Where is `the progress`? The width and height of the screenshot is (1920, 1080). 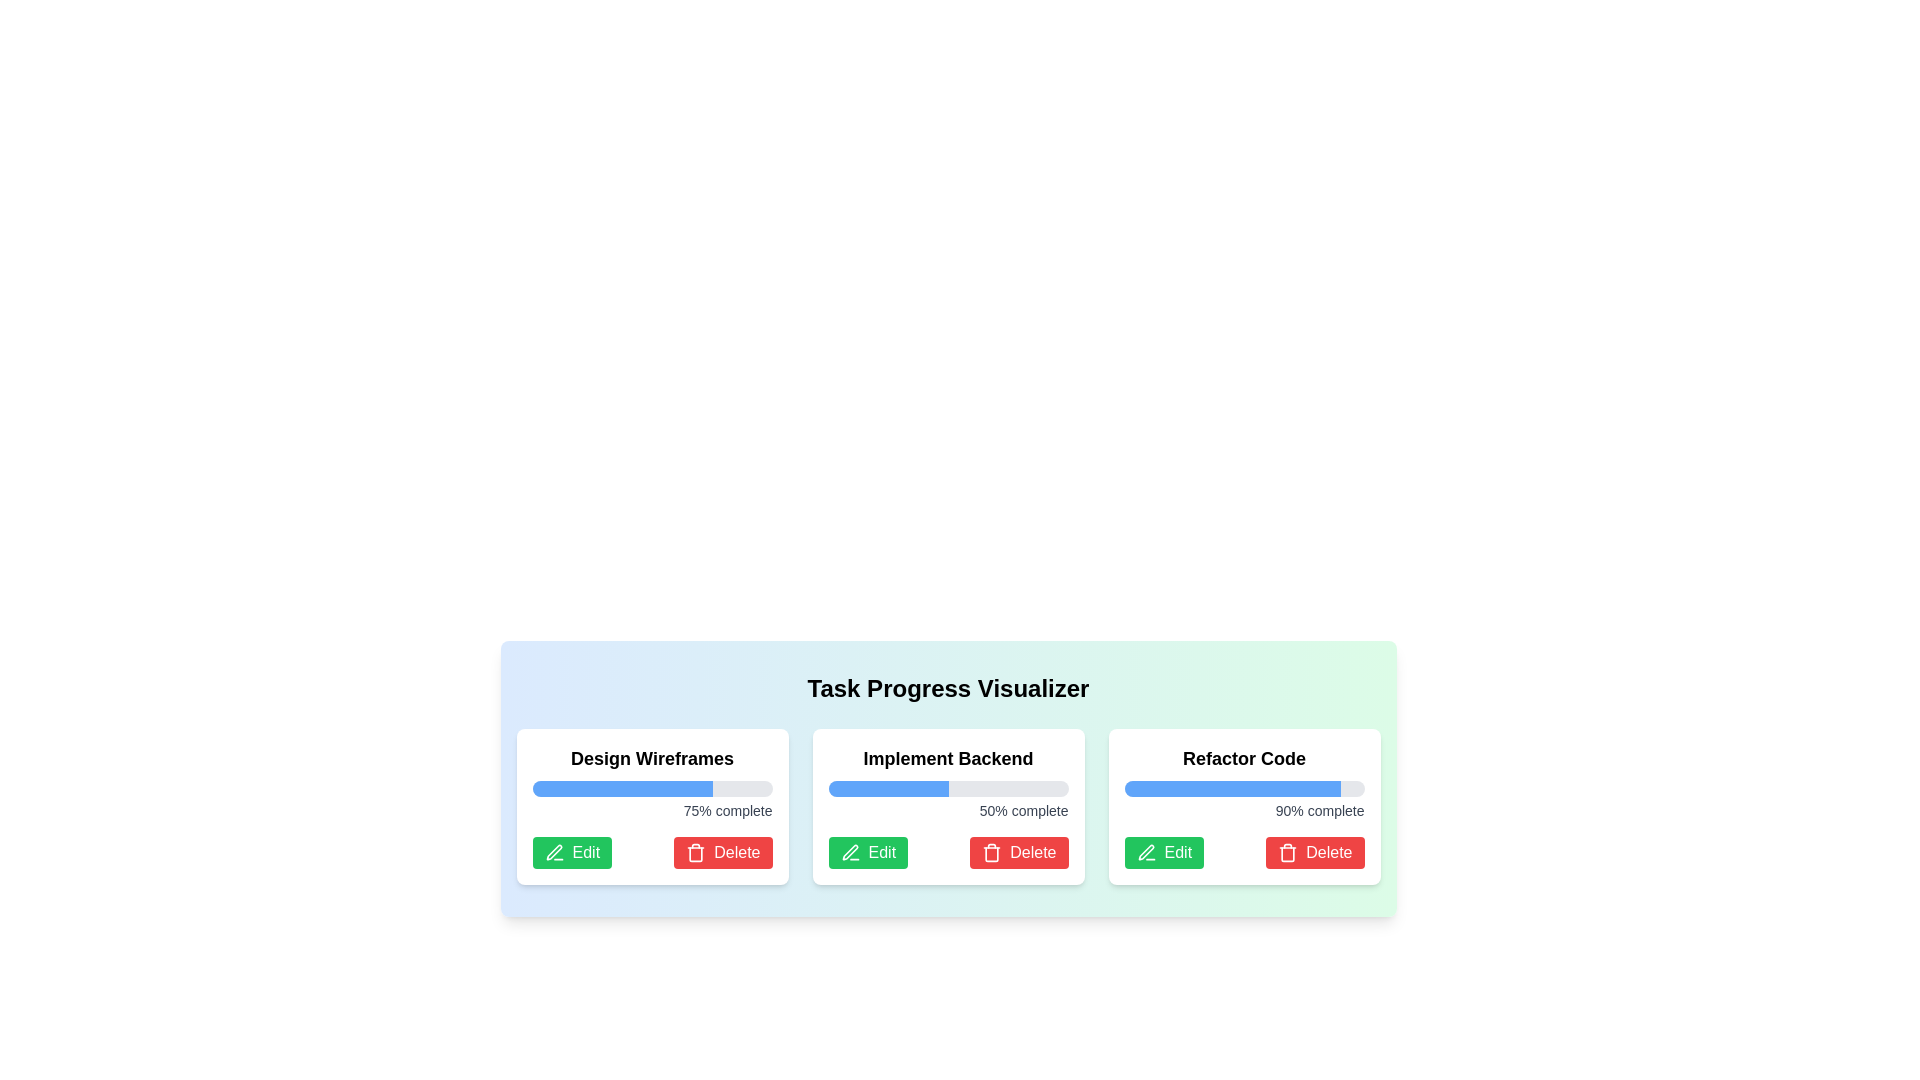
the progress is located at coordinates (1131, 788).